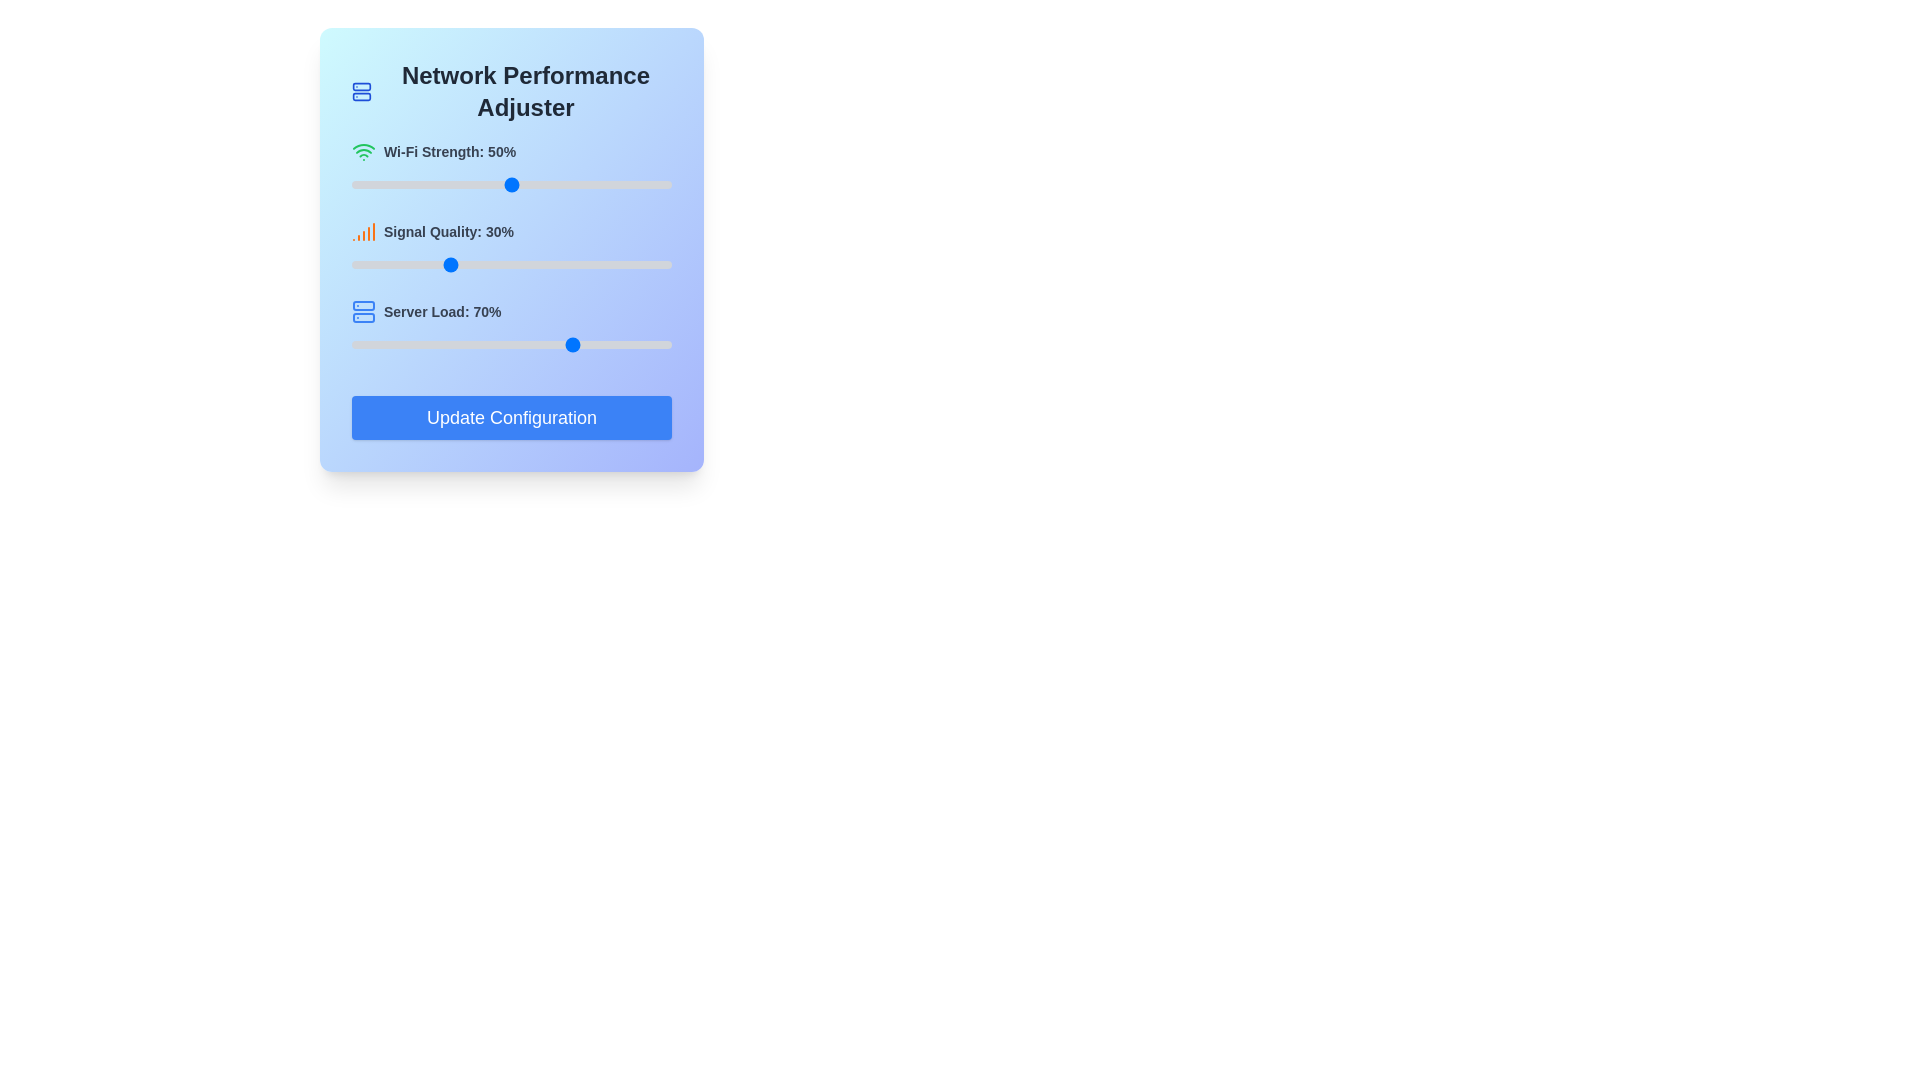 The width and height of the screenshot is (1920, 1080). I want to click on the middle horizontal segment of the server icon in the 'Network Performance Adjuster' panel, so click(364, 316).